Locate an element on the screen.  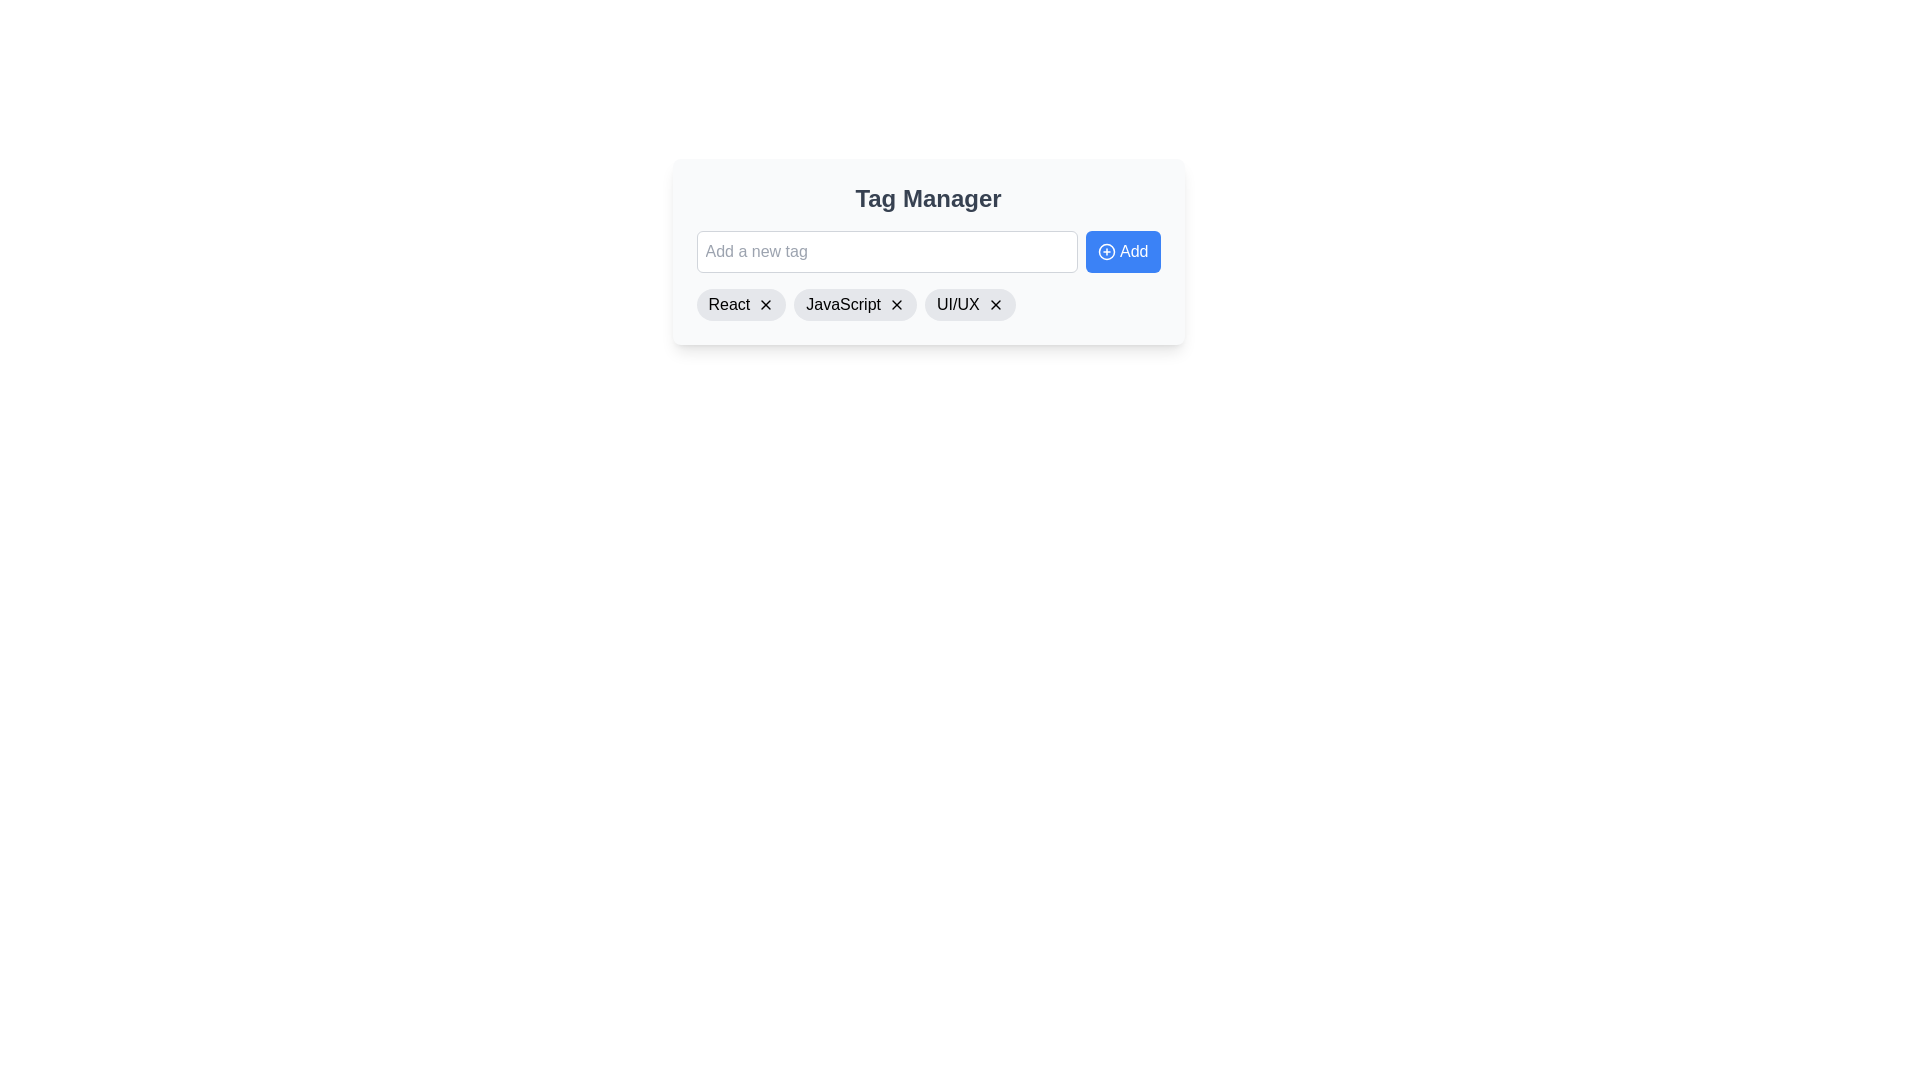
the blue rectangular button labeled 'Add' with rounded corners and a plus icon is located at coordinates (1123, 250).